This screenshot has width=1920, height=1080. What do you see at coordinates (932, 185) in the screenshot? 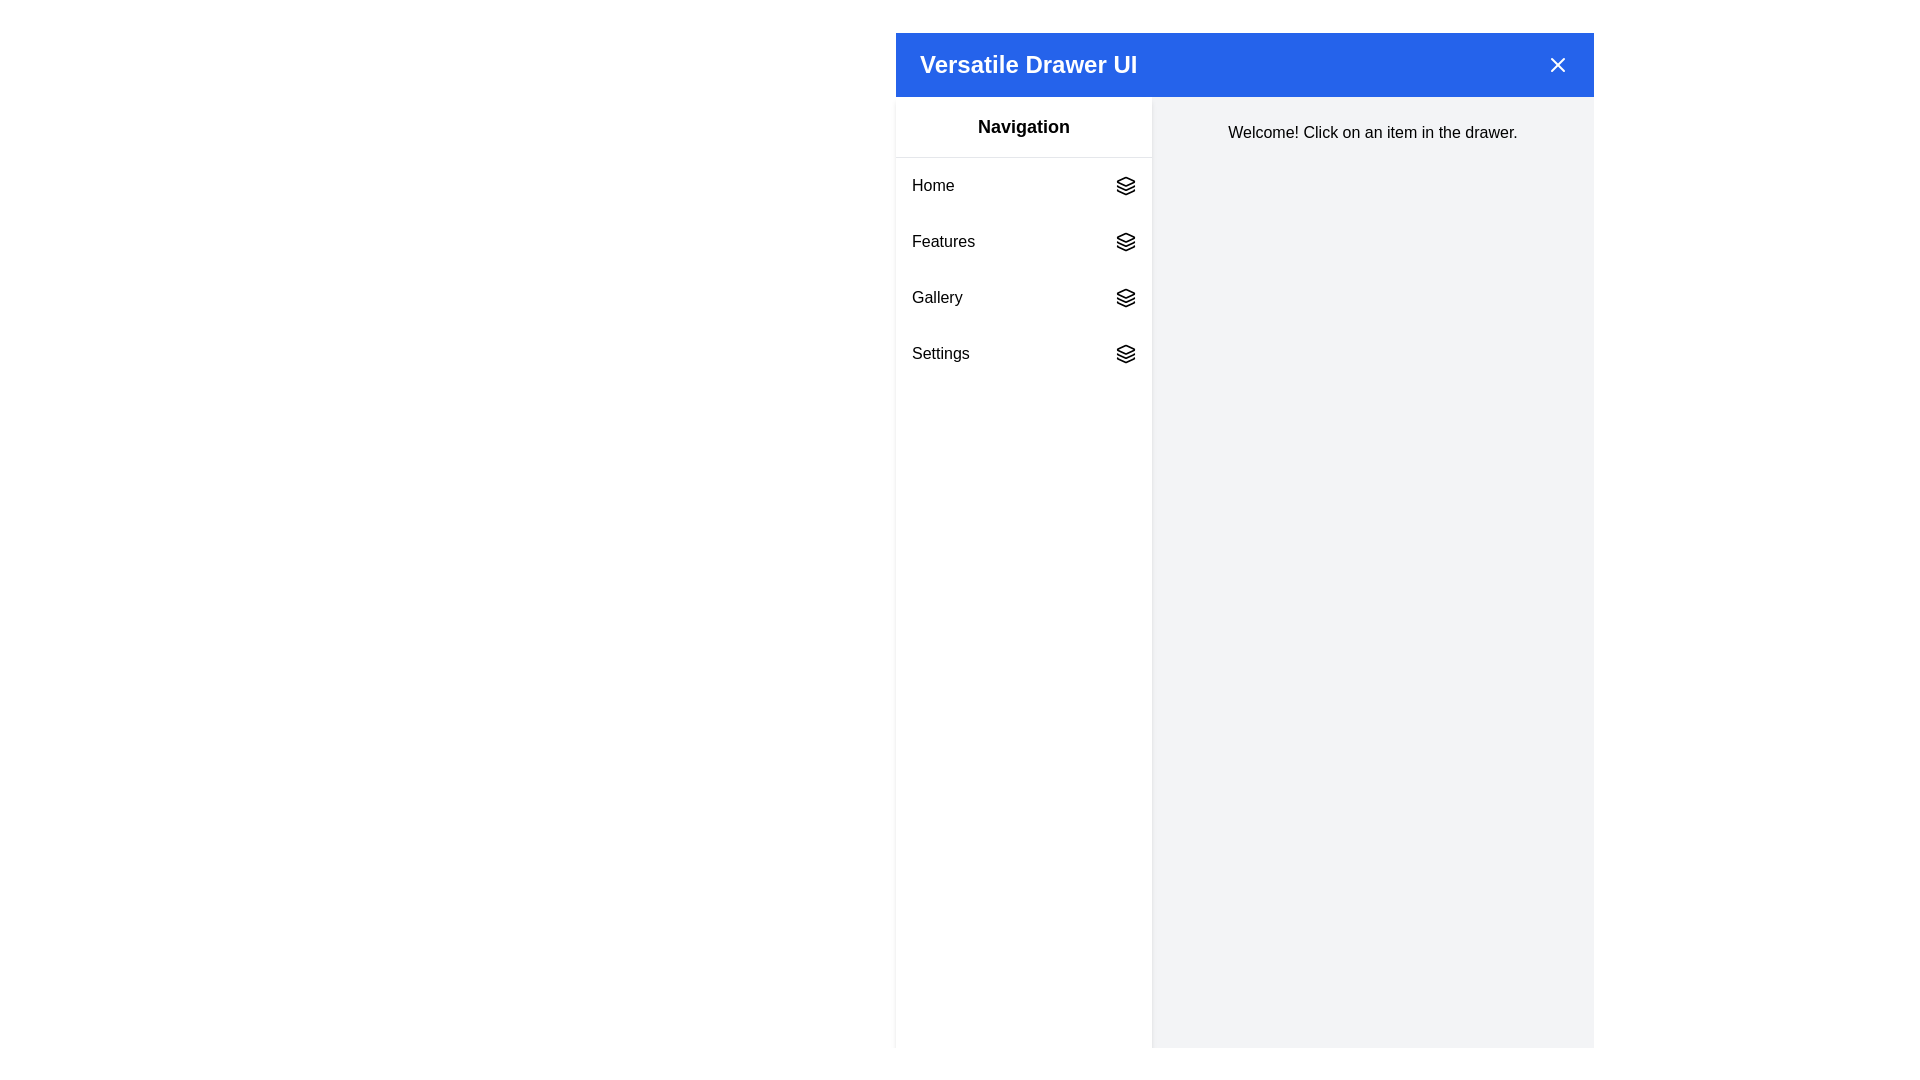
I see `the 'Home' text label element, which serves as a navigation title linking to the home page, located at the top of the navigation pane` at bounding box center [932, 185].